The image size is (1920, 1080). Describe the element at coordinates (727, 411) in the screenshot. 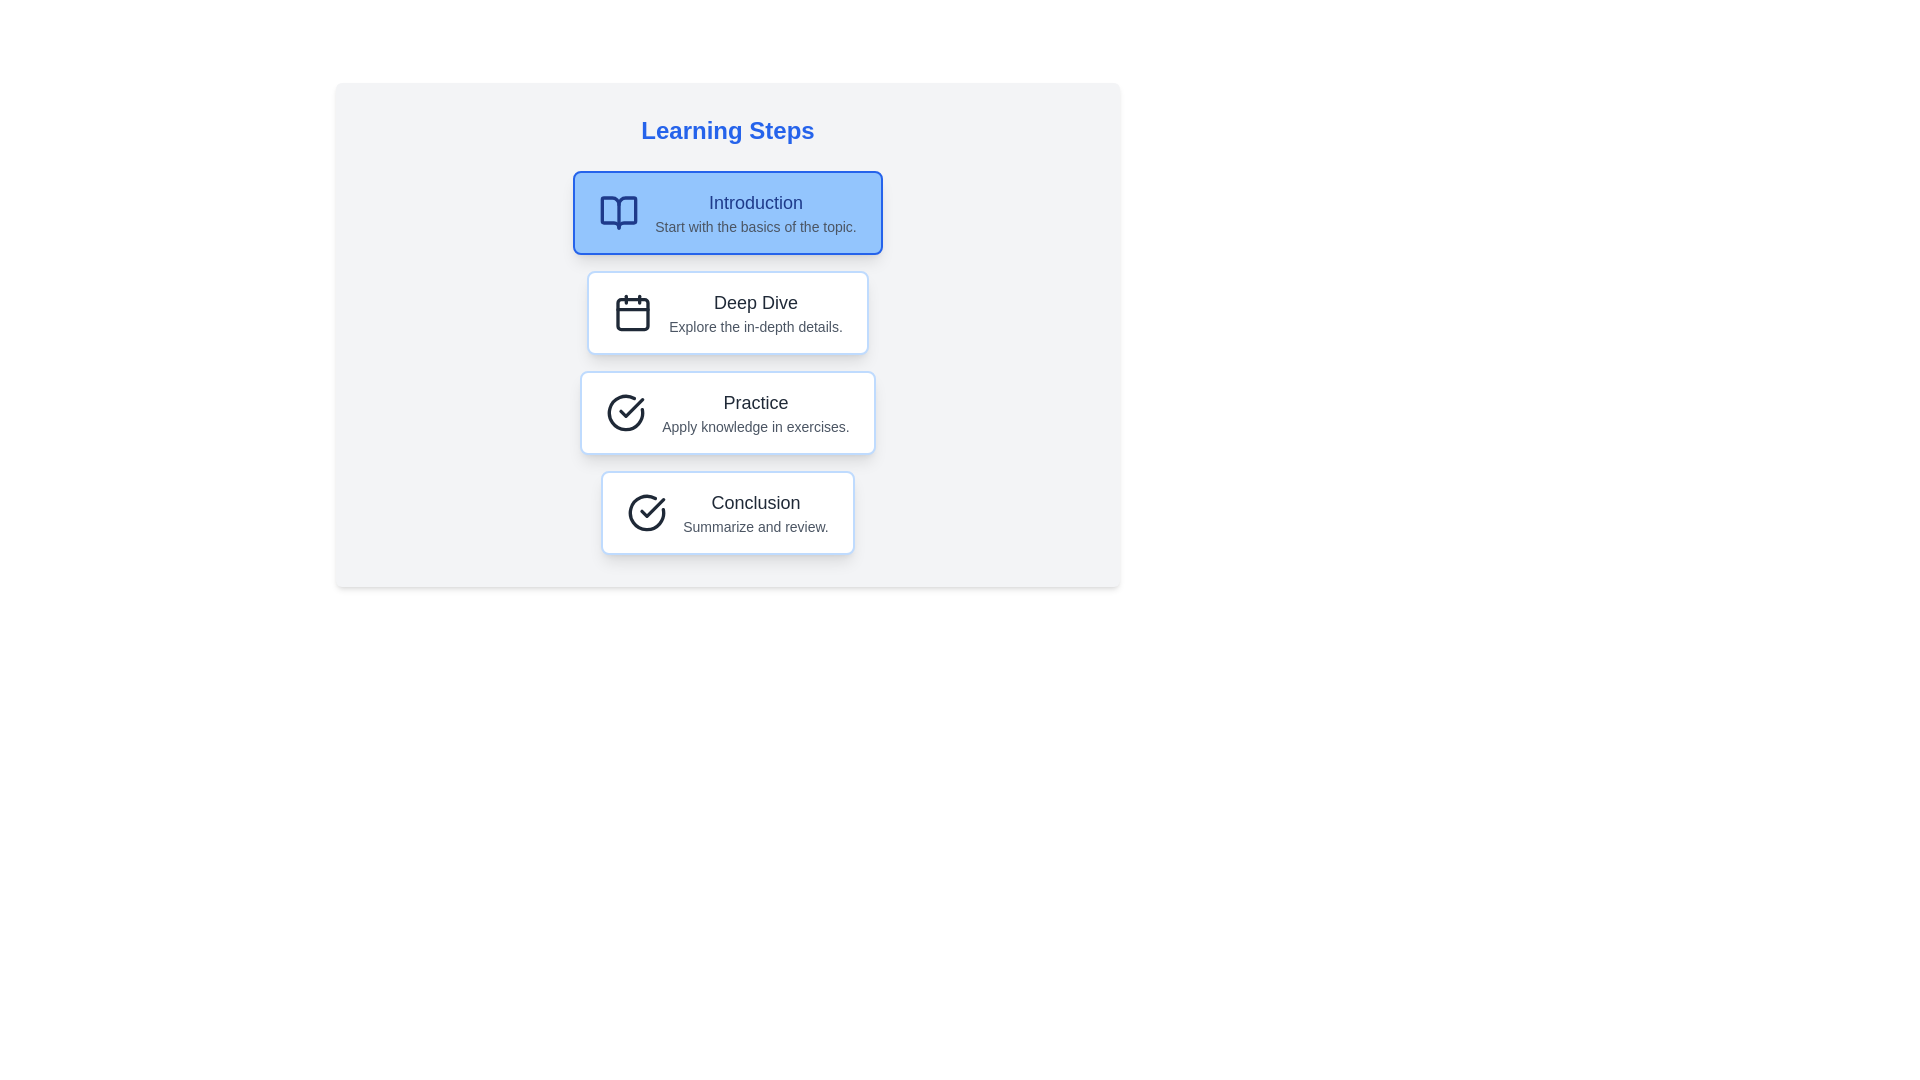

I see `the 'Practice' card, which is the third card in a vertical stack of four cards` at that location.